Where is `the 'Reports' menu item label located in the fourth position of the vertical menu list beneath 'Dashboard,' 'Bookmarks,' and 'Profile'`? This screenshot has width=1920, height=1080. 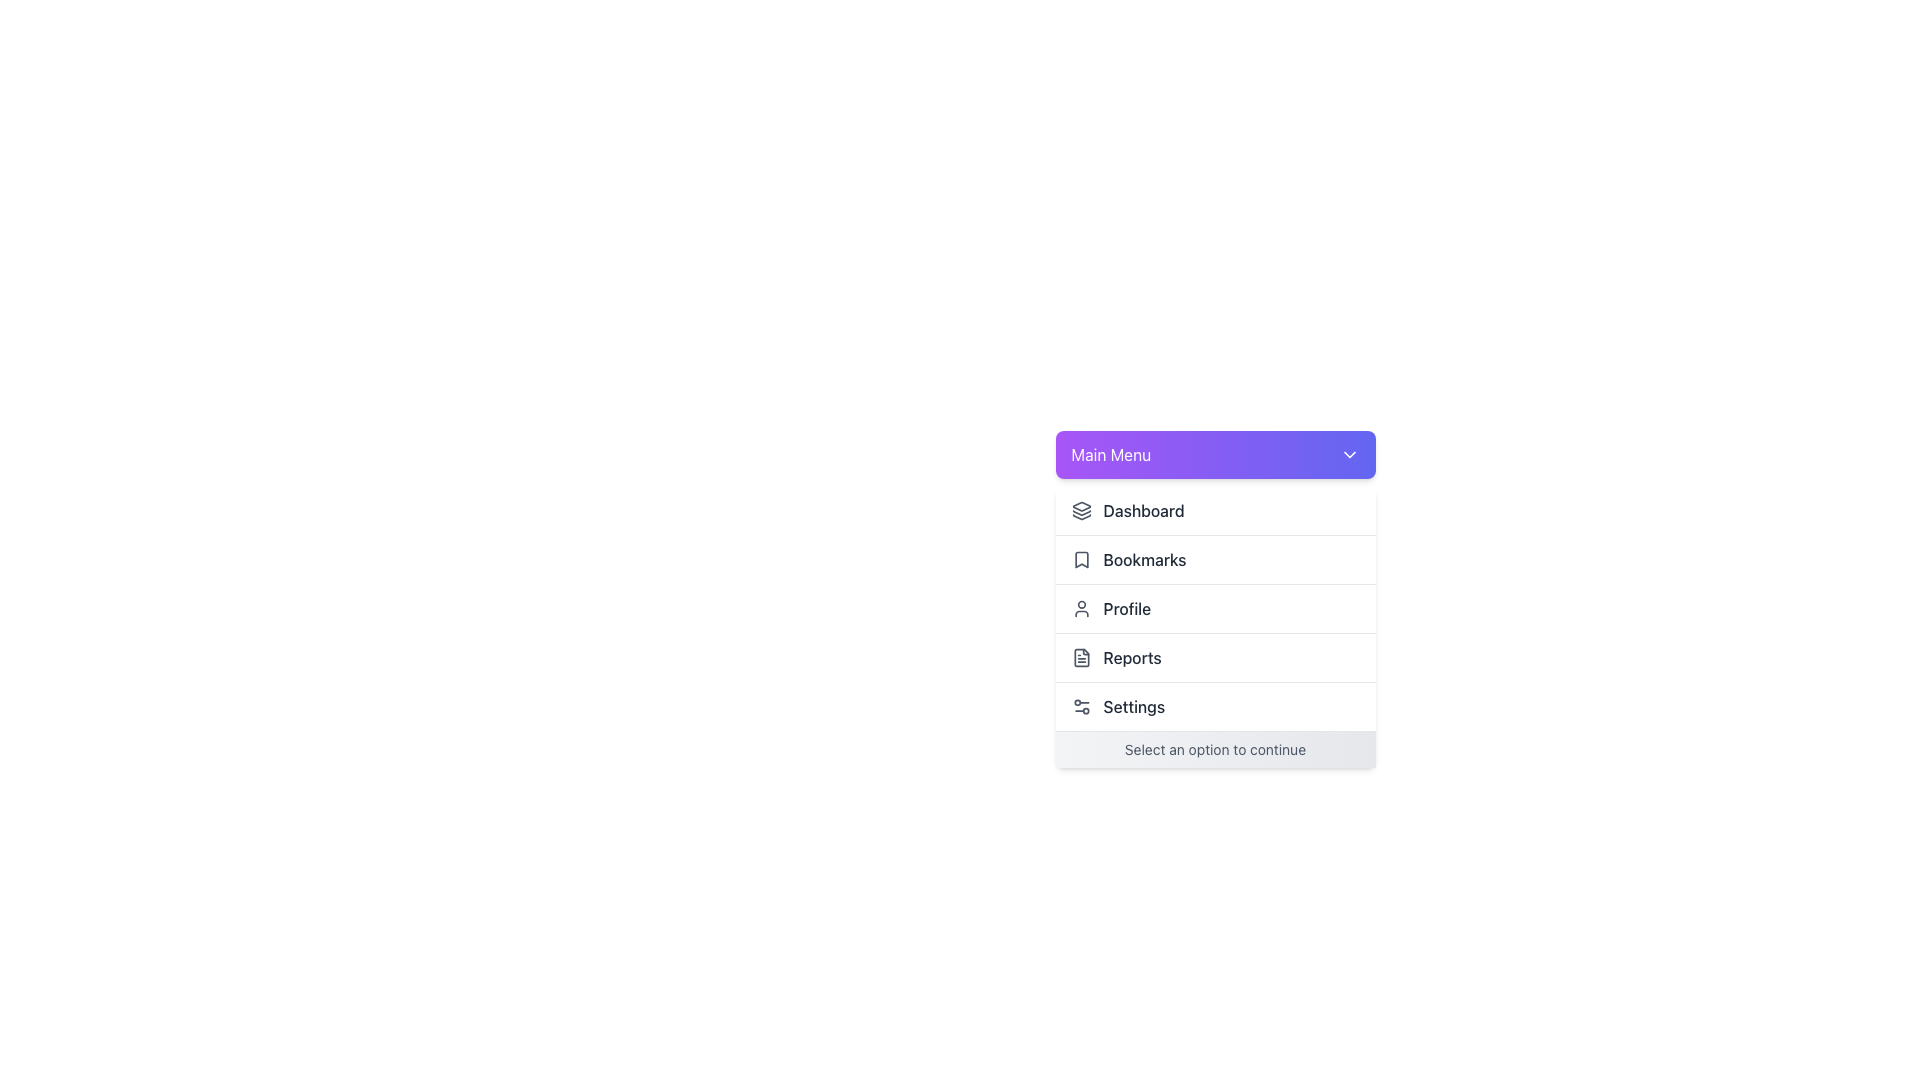
the 'Reports' menu item label located in the fourth position of the vertical menu list beneath 'Dashboard,' 'Bookmarks,' and 'Profile' is located at coordinates (1132, 658).